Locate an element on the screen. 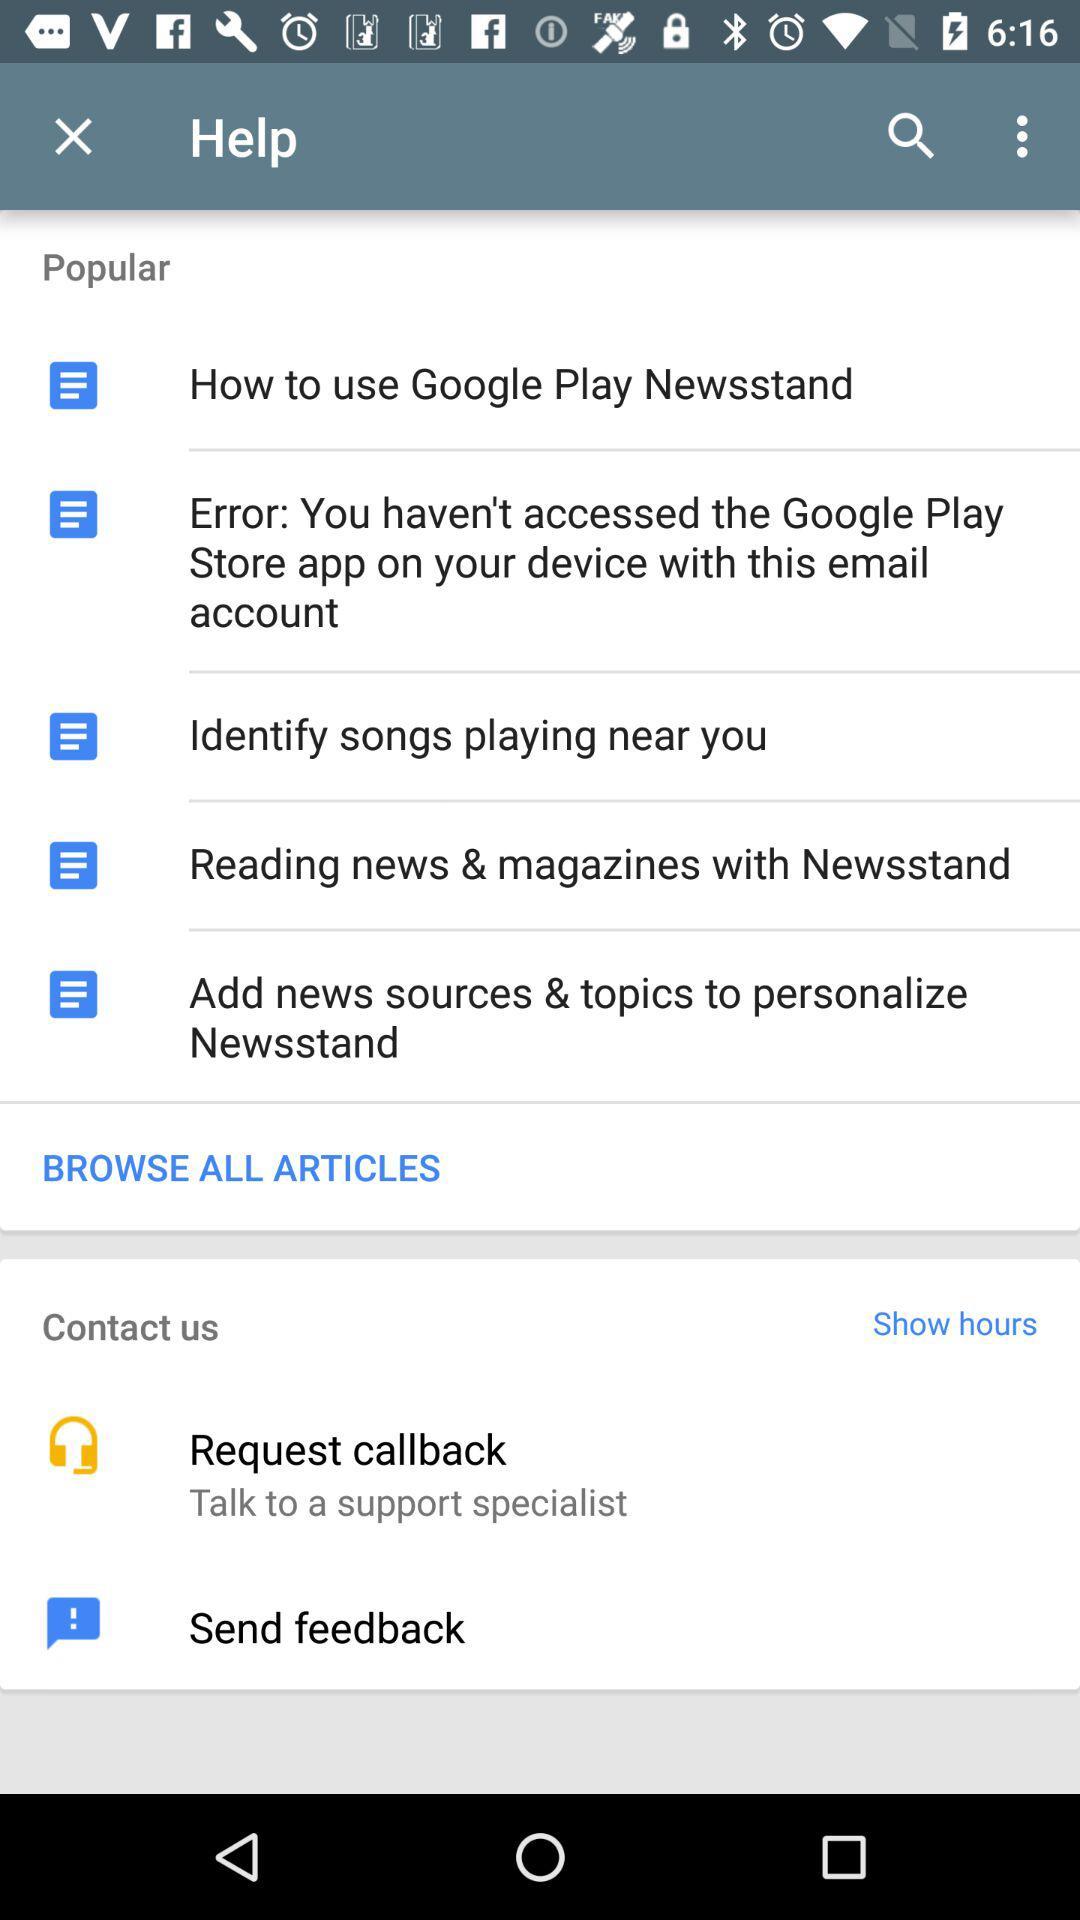 The image size is (1080, 1920). the icon below browse all articles icon is located at coordinates (954, 1322).